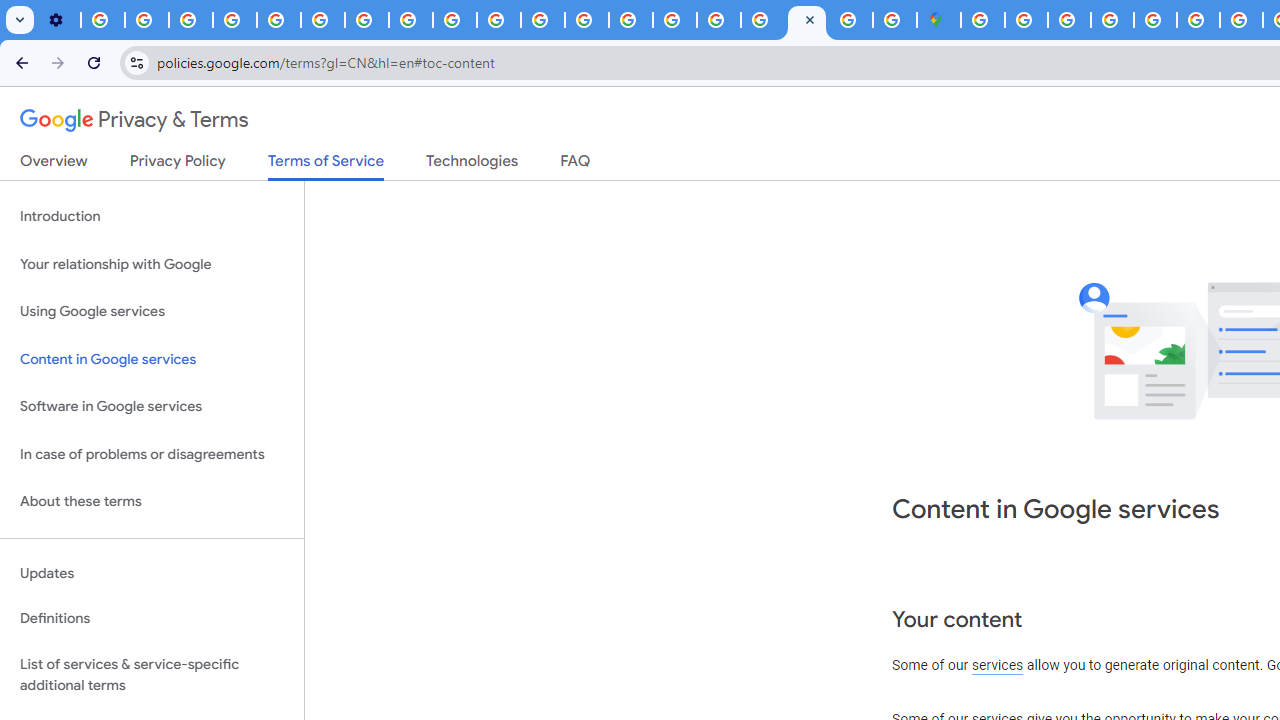  What do you see at coordinates (151, 501) in the screenshot?
I see `'About these terms'` at bounding box center [151, 501].